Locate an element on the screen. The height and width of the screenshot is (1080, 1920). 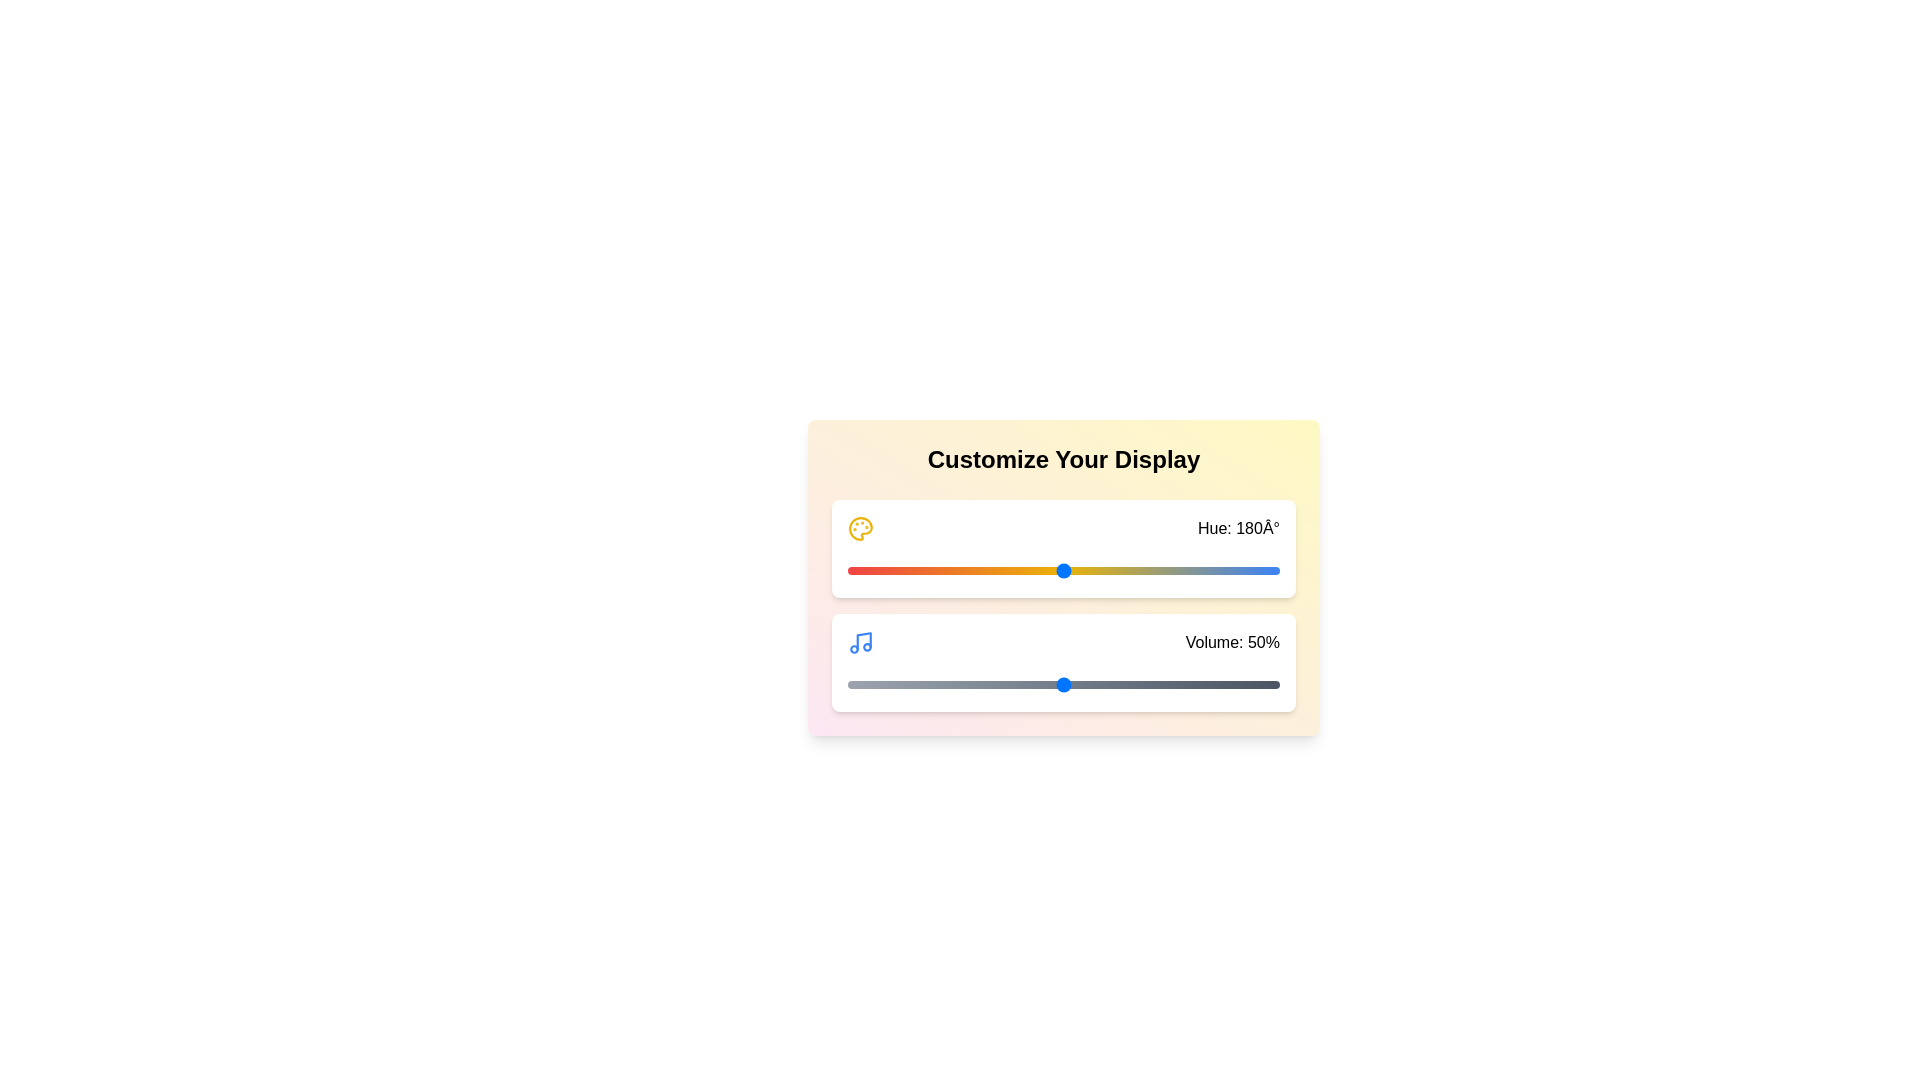
the volume slider to 74% is located at coordinates (1167, 684).